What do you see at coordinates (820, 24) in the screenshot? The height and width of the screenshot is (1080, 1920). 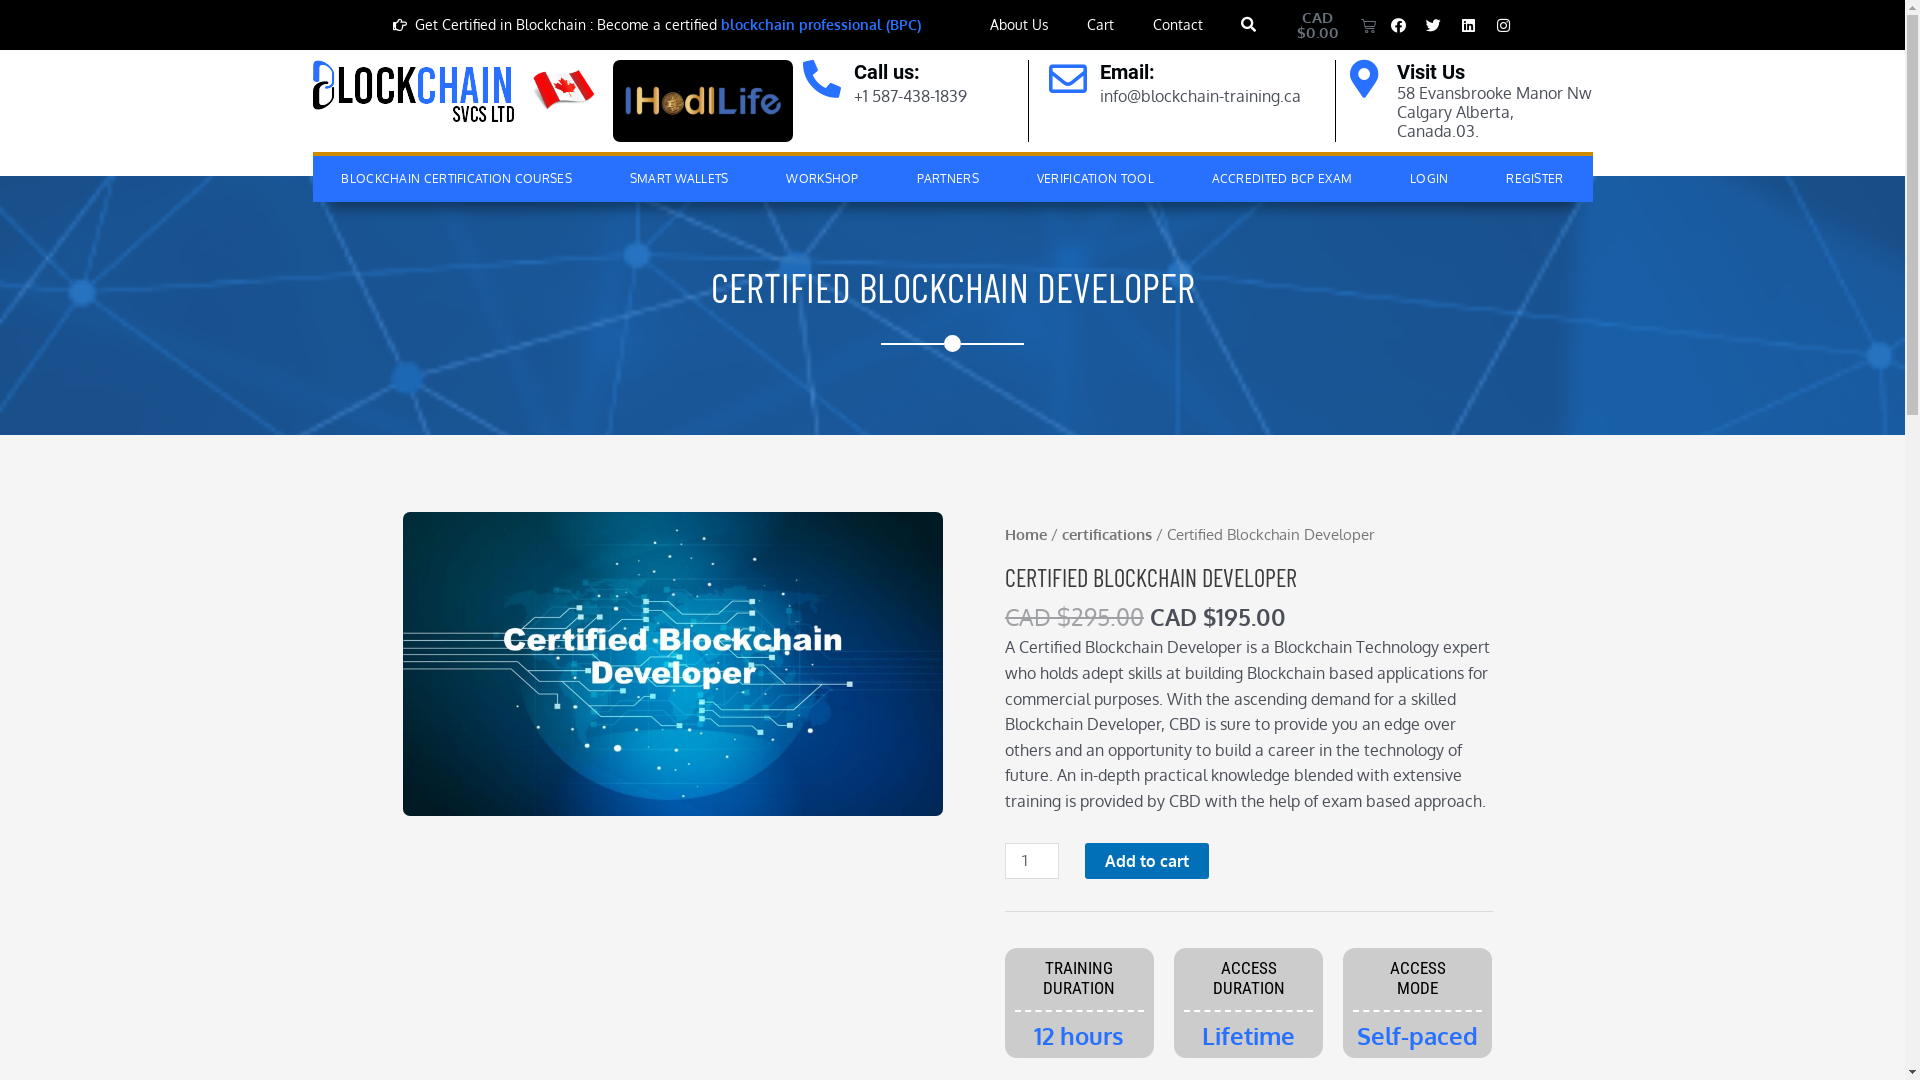 I see `'blockchain professional (BPC)'` at bounding box center [820, 24].